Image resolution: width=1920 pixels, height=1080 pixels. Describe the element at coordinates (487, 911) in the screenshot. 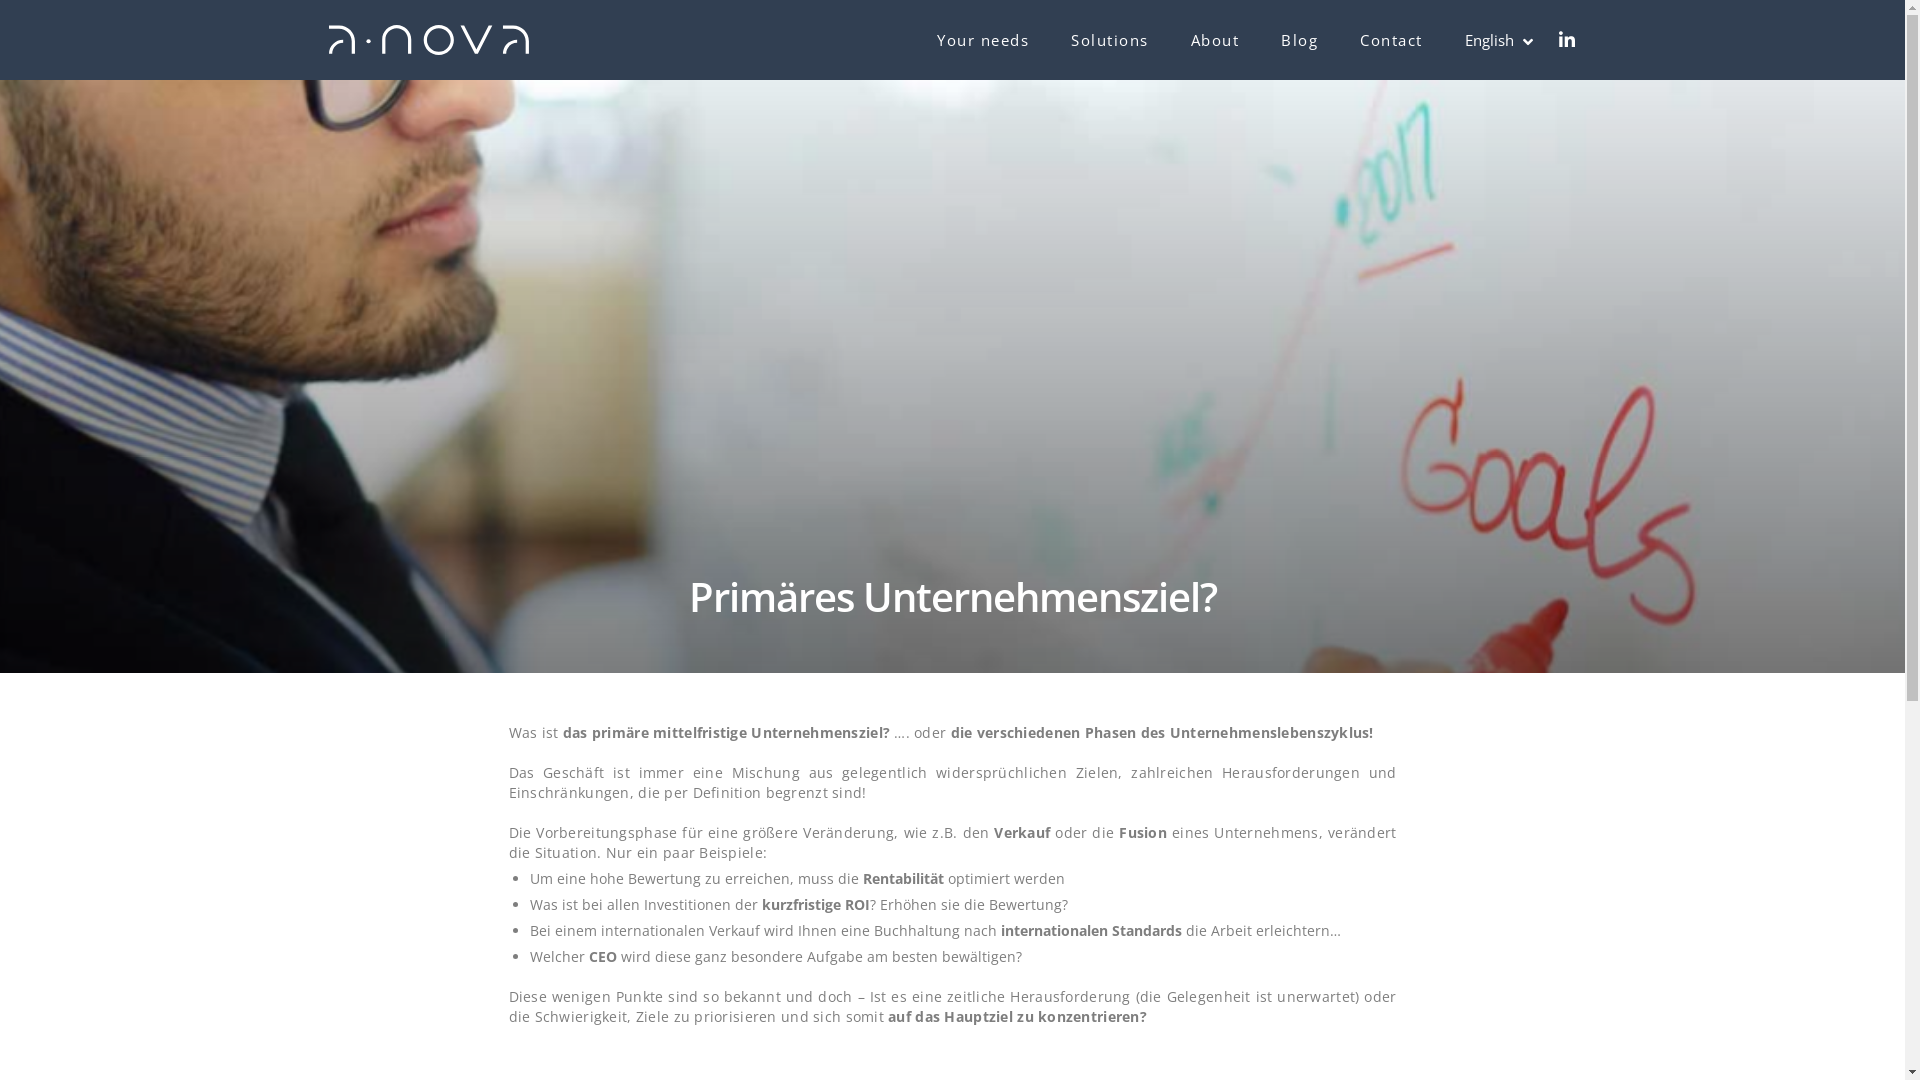

I see `'Devenir manager de transition,rejoindre a-nova'` at that location.